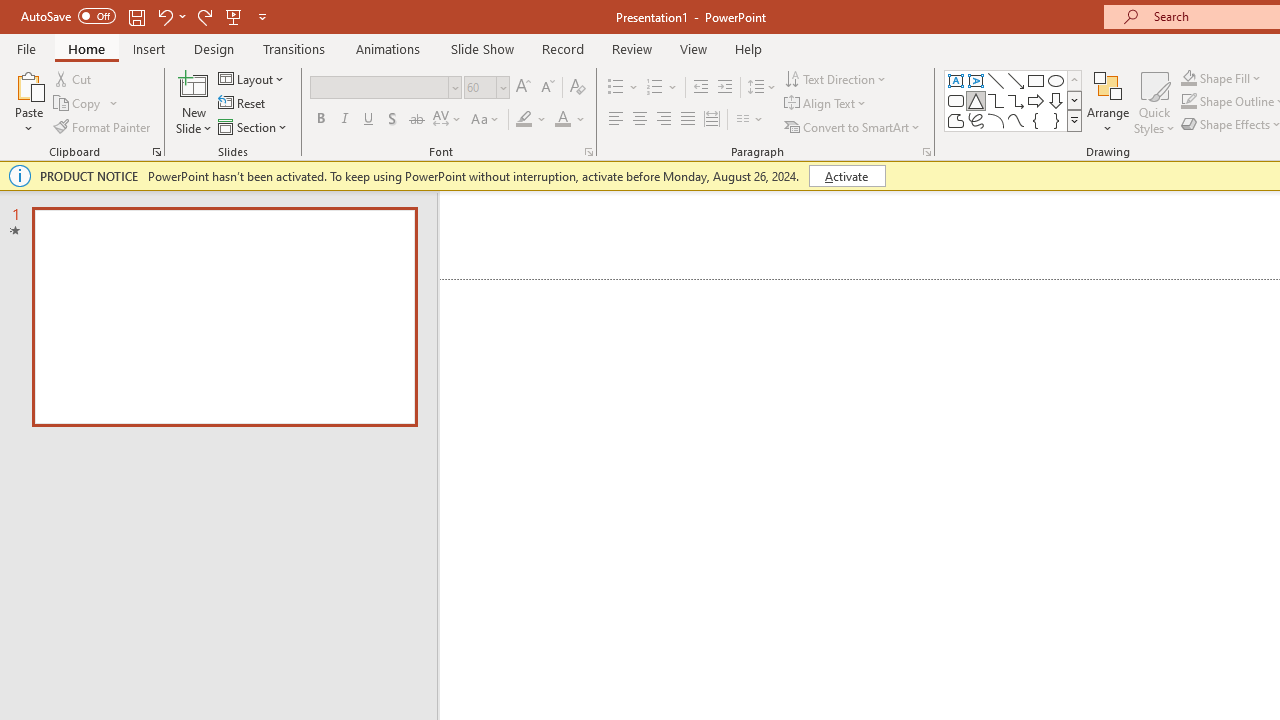  Describe the element at coordinates (1016, 120) in the screenshot. I see `'Curve'` at that location.